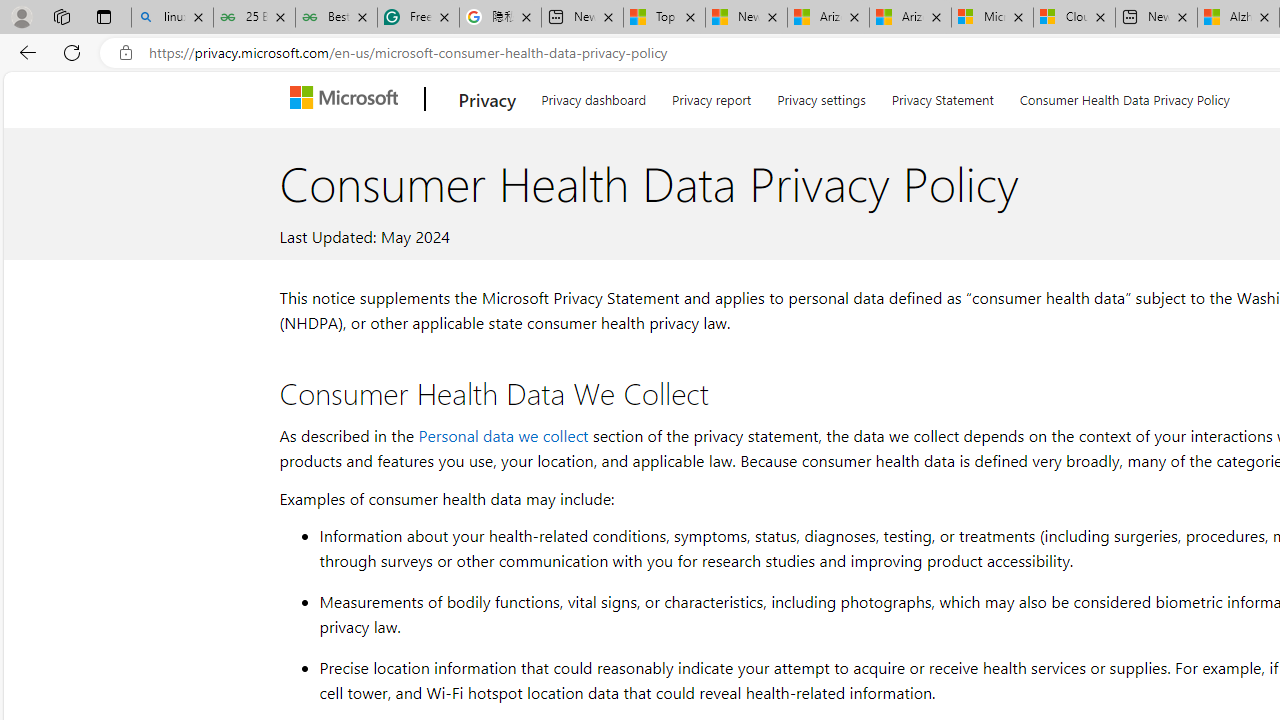 The height and width of the screenshot is (720, 1280). Describe the element at coordinates (712, 96) in the screenshot. I see `'Privacy report'` at that location.